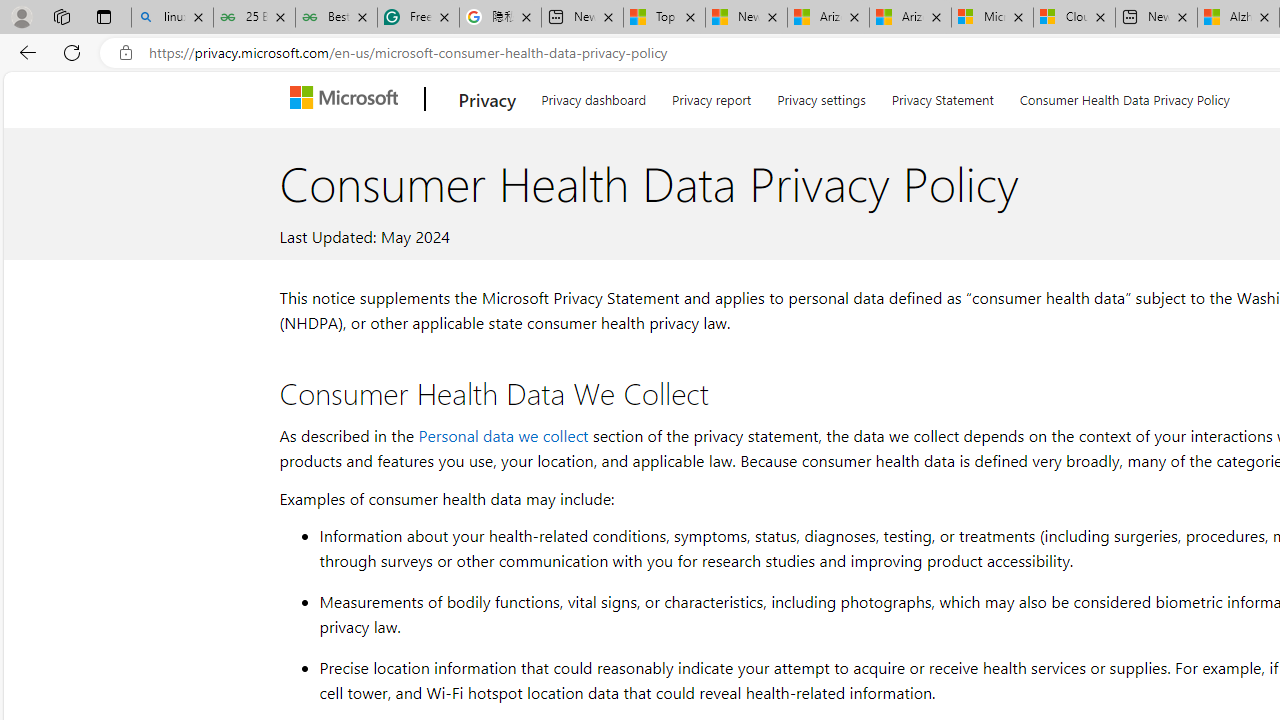 The height and width of the screenshot is (720, 1280). Describe the element at coordinates (712, 96) in the screenshot. I see `'Privacy report'` at that location.